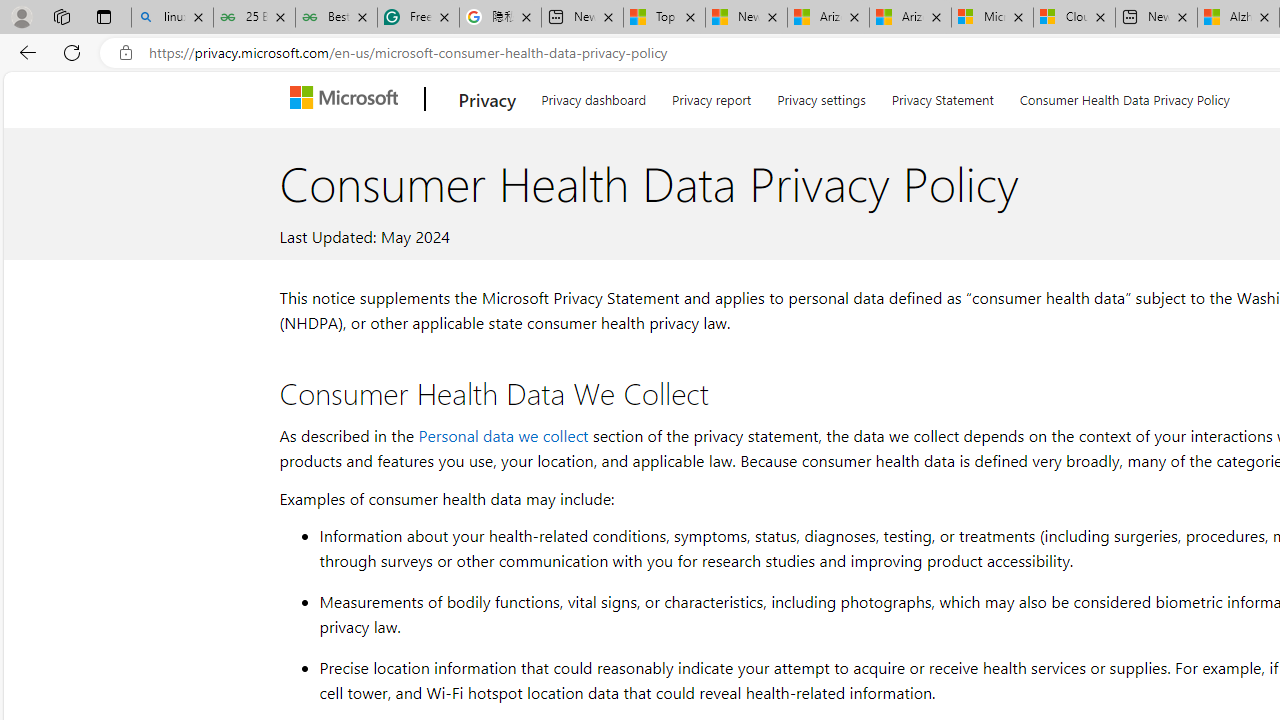 The height and width of the screenshot is (720, 1280). Describe the element at coordinates (712, 96) in the screenshot. I see `'Privacy report'` at that location.